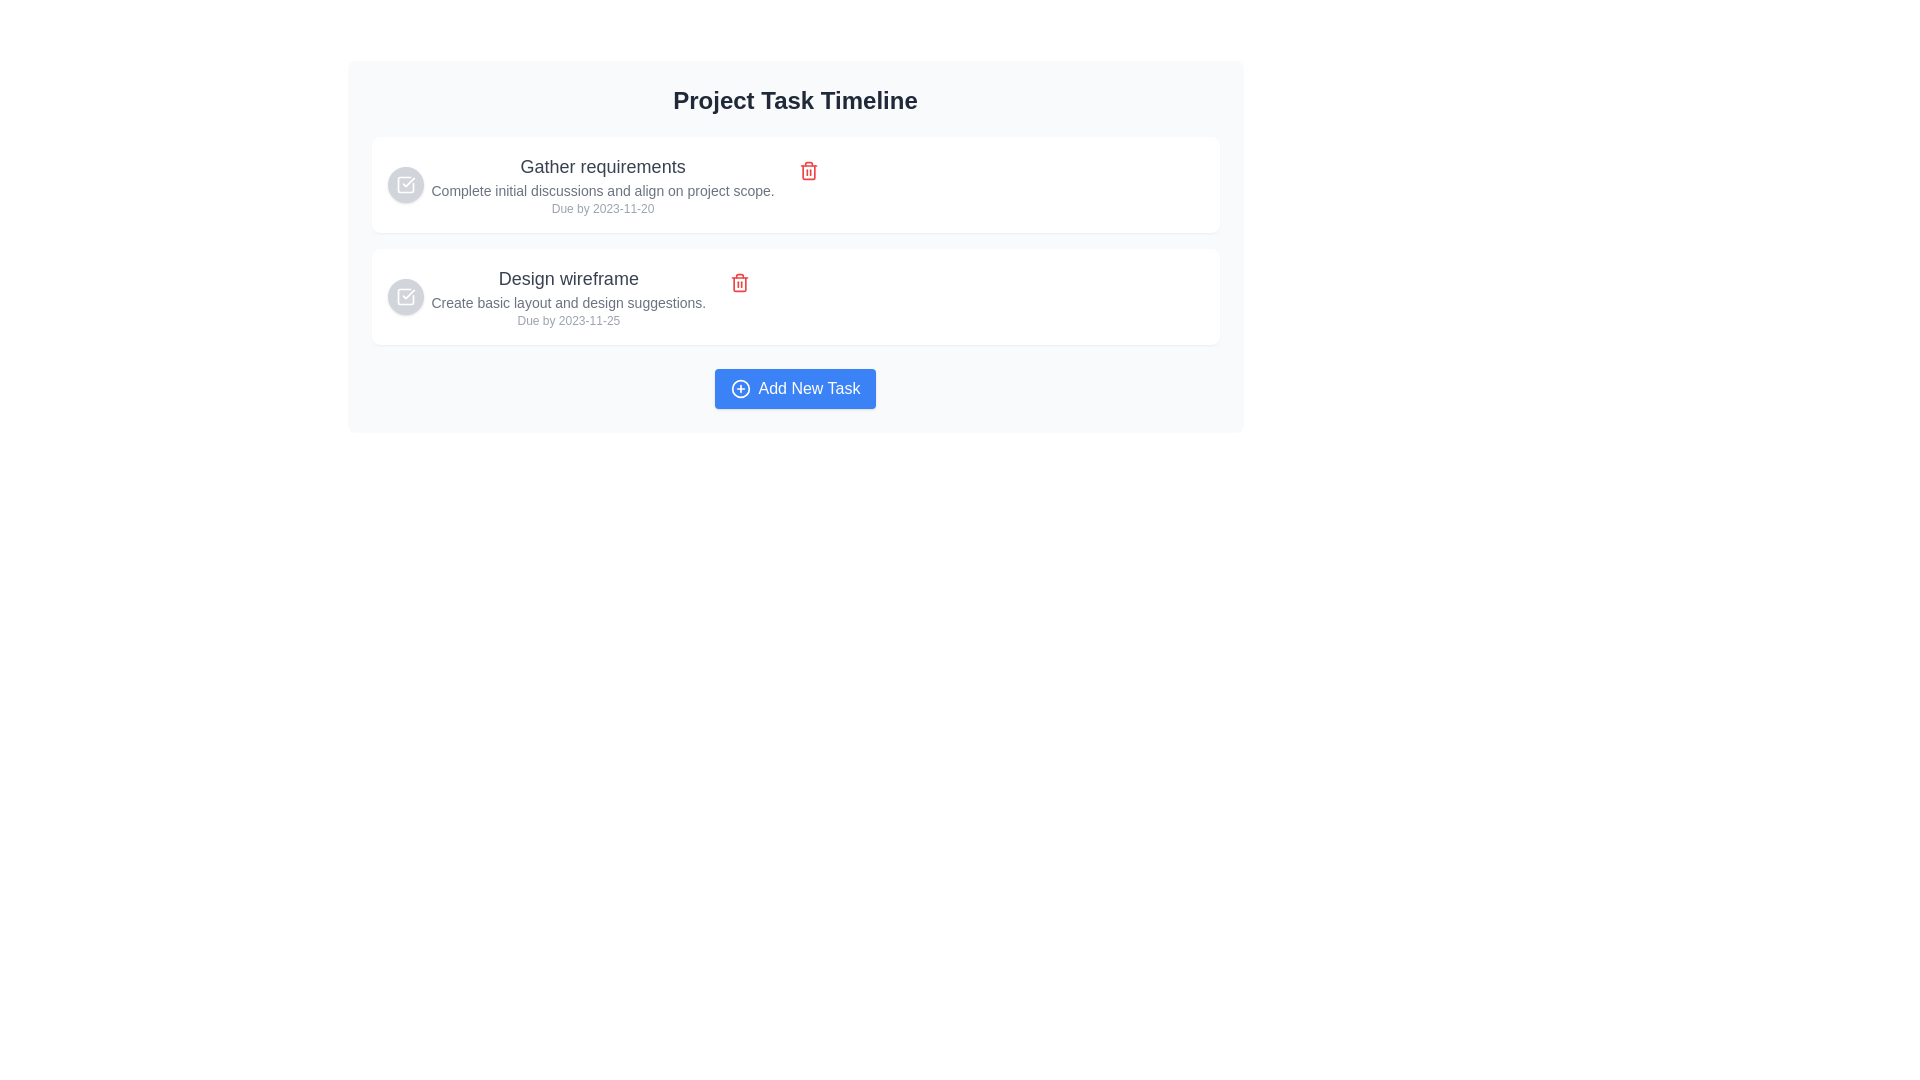  I want to click on the circular button with a light gray background and a white checkmark icon, which is located to the left of the 'Gather requirements' text, so click(404, 185).